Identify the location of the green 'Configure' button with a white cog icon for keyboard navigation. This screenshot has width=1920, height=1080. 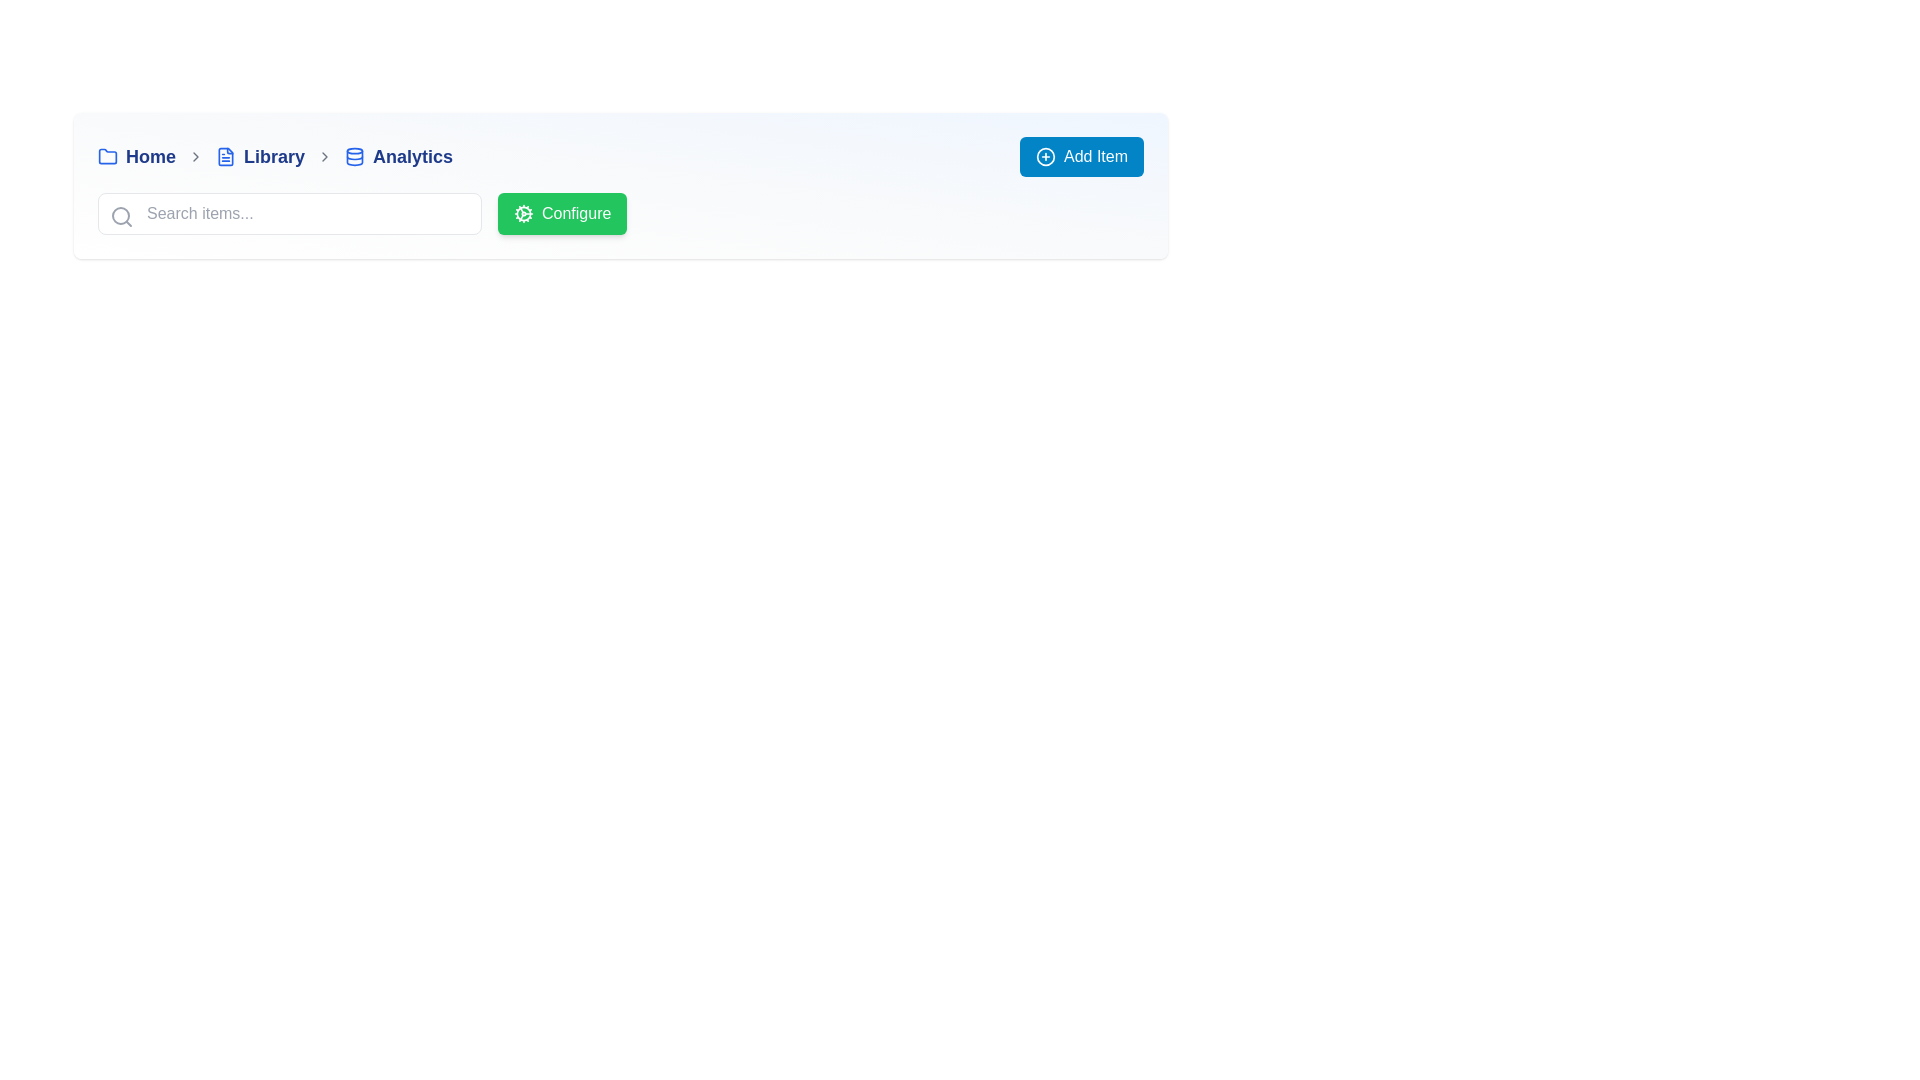
(619, 213).